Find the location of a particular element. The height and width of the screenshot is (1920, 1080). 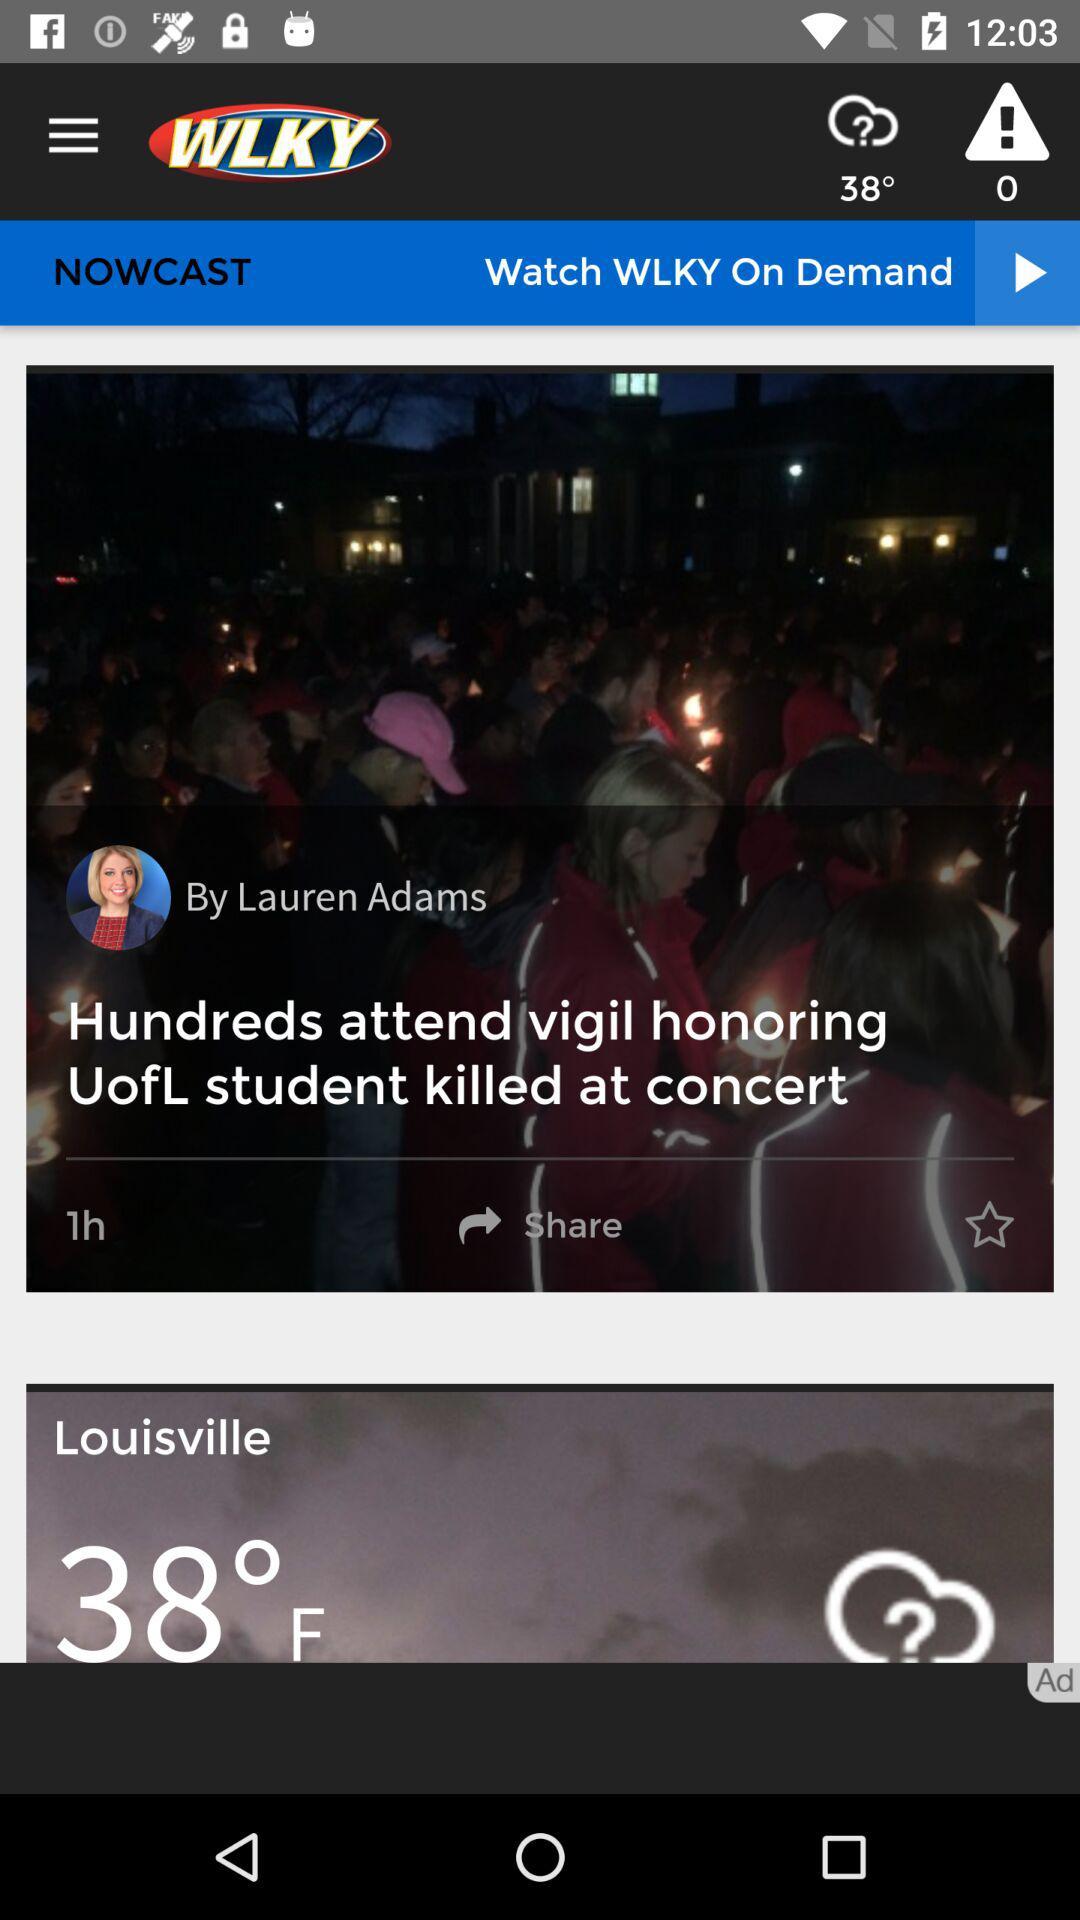

the menu icon is located at coordinates (72, 135).